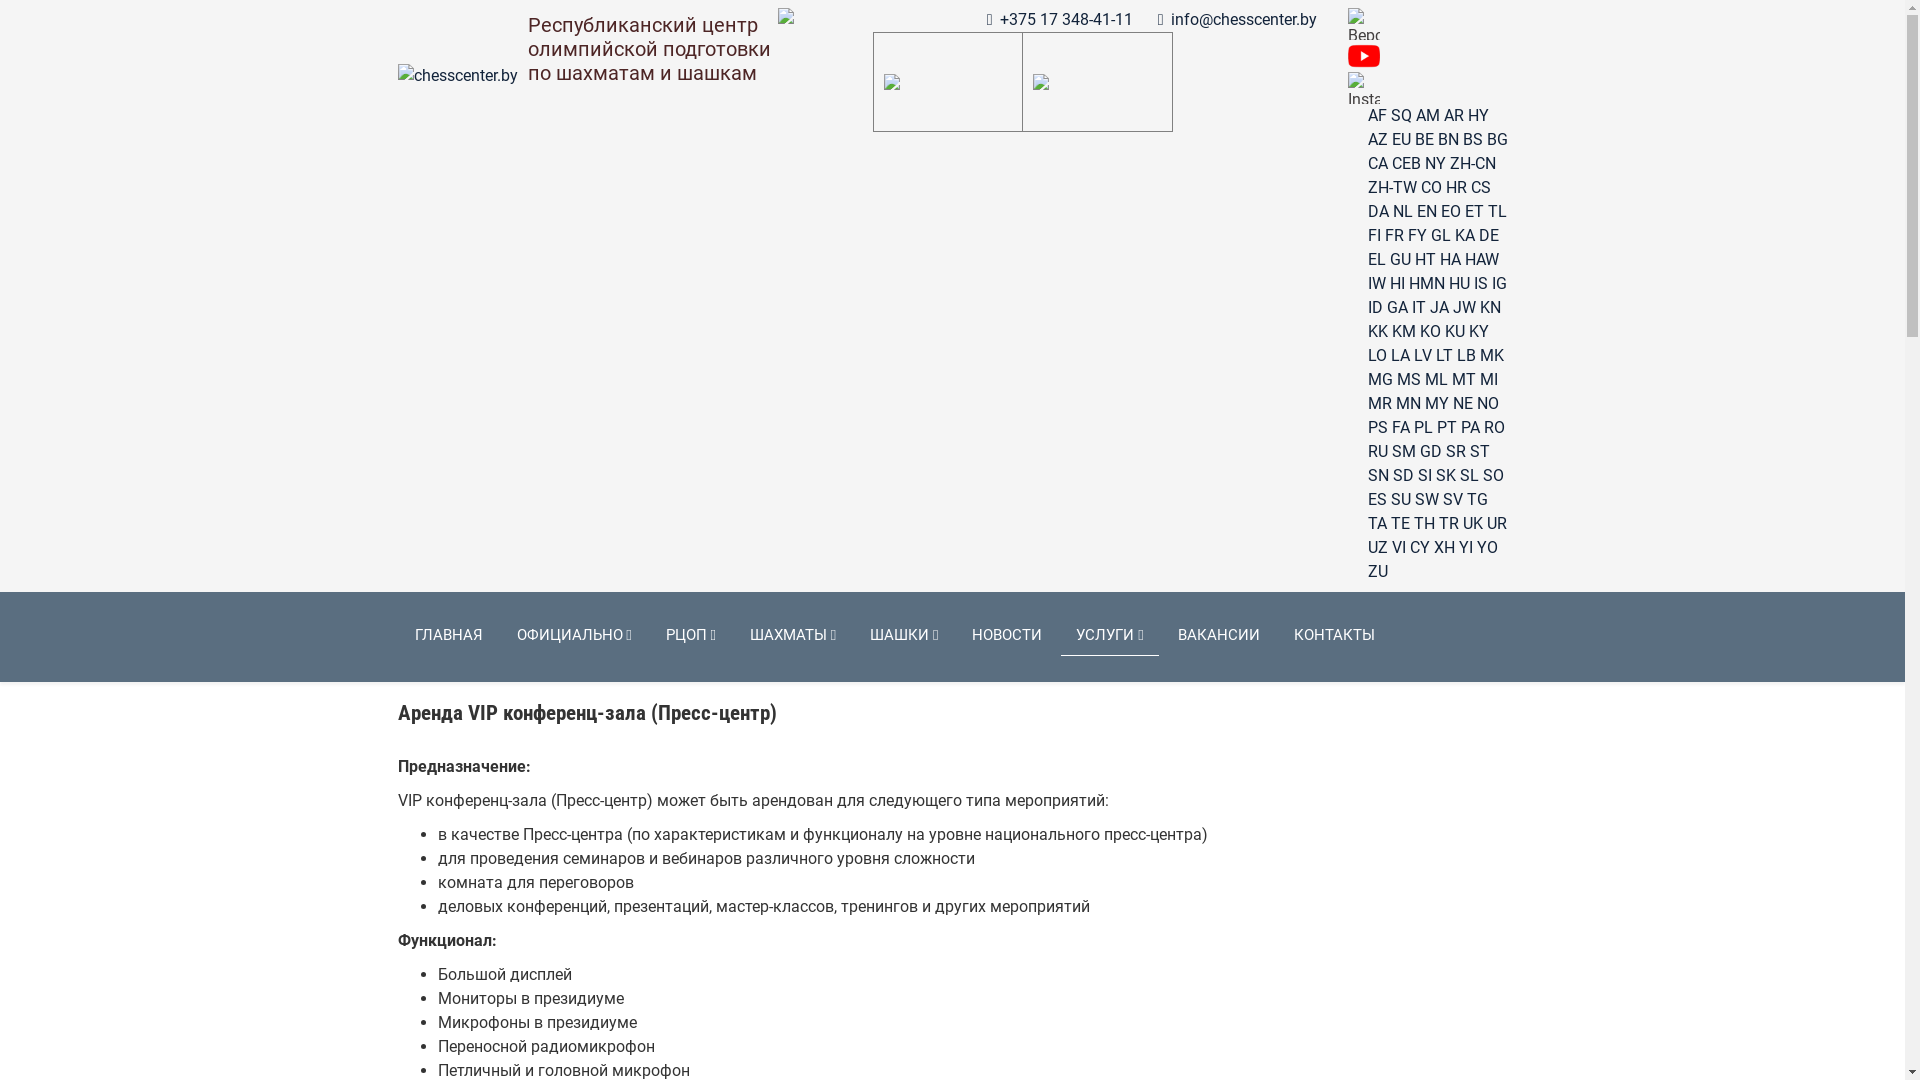 Image resolution: width=1920 pixels, height=1080 pixels. I want to click on 'TG', so click(1476, 498).